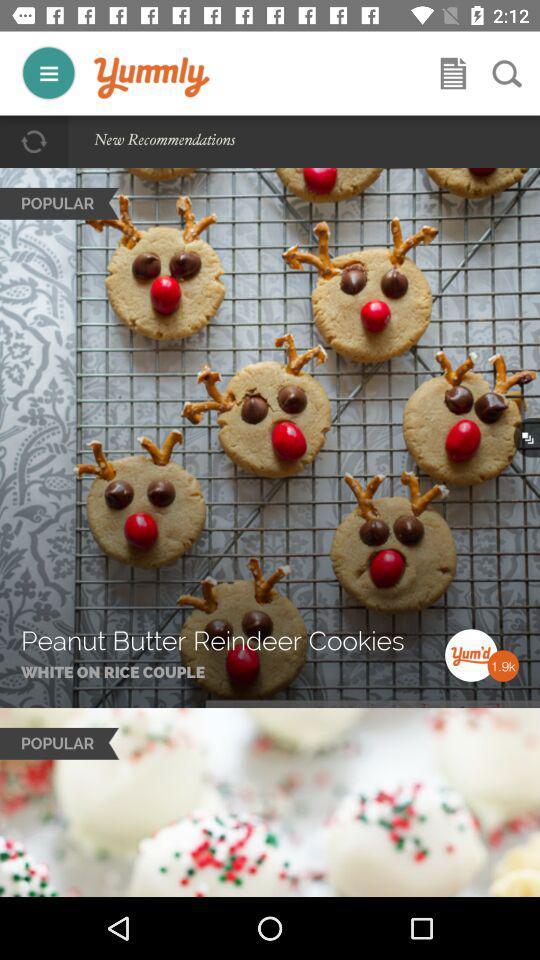 Image resolution: width=540 pixels, height=960 pixels. What do you see at coordinates (48, 73) in the screenshot?
I see `menu` at bounding box center [48, 73].